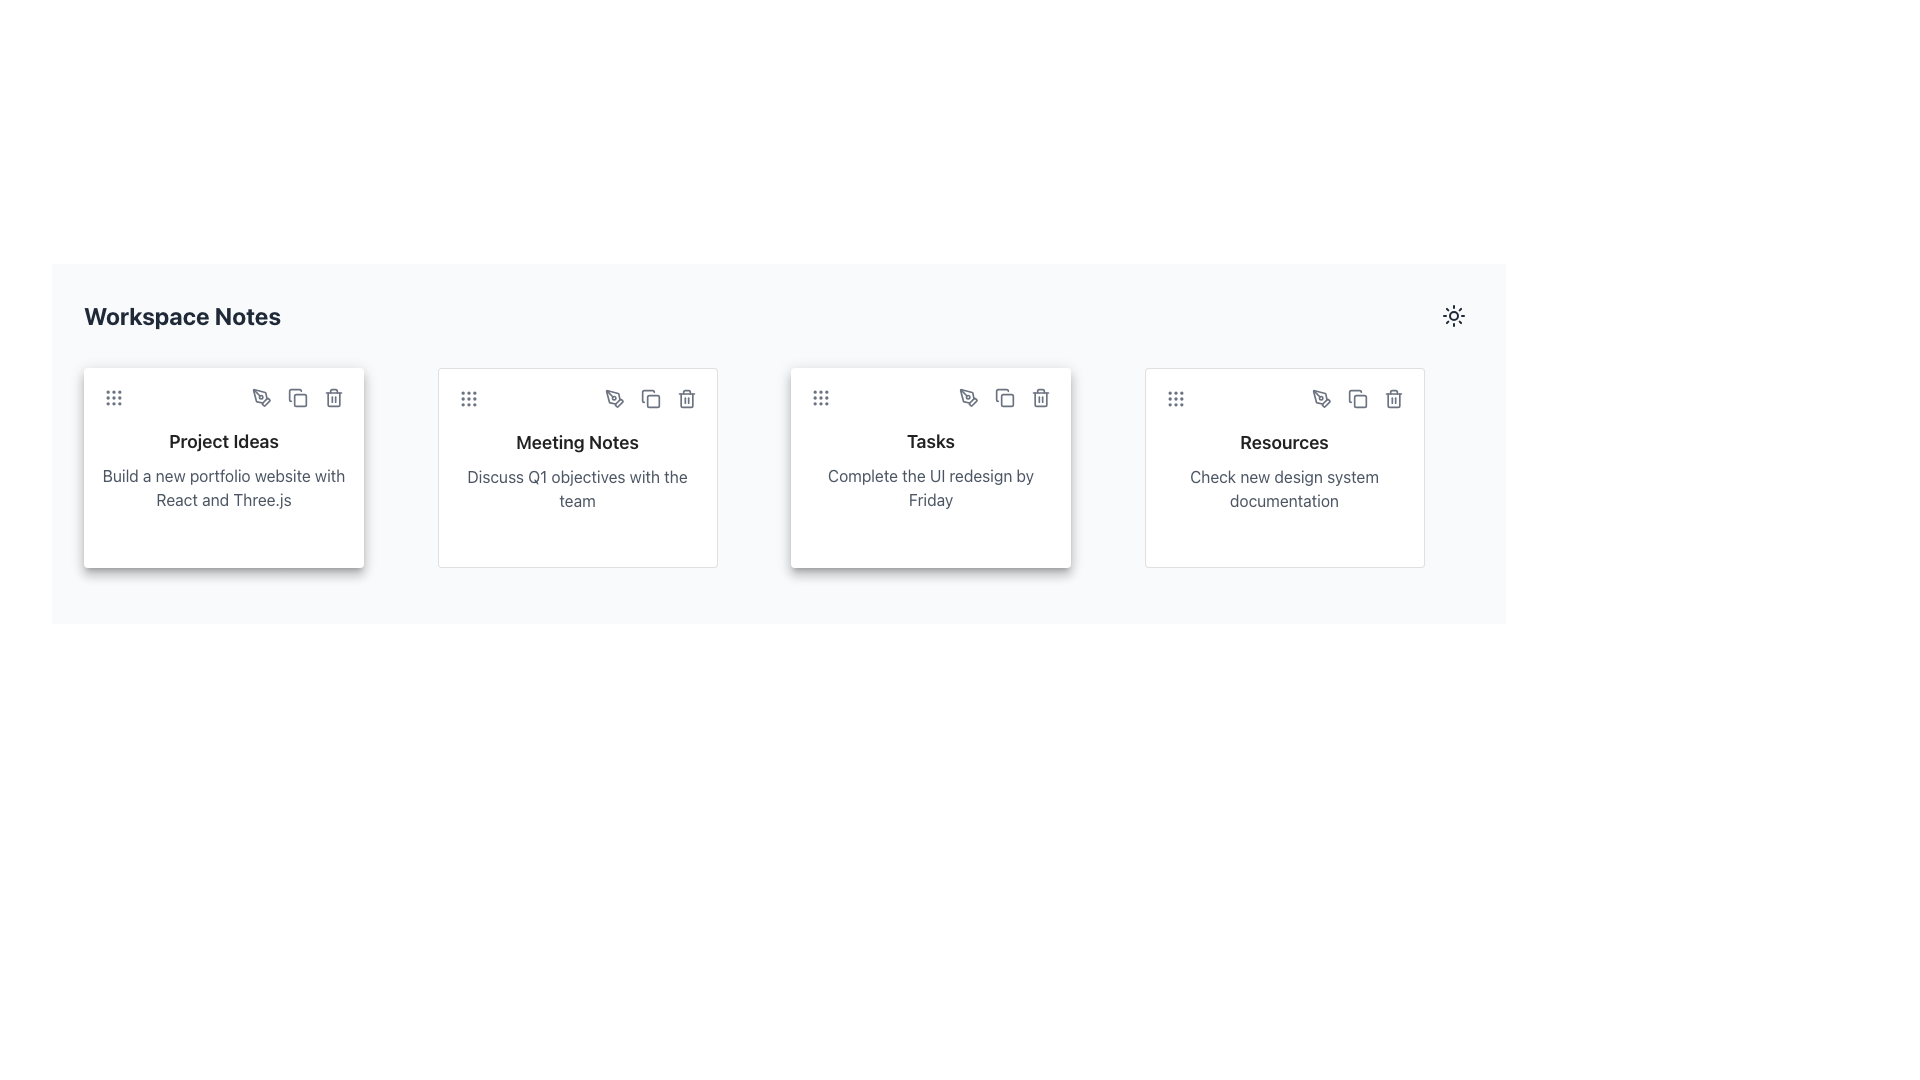  I want to click on the document icon located in the Resources card, so click(1354, 396).